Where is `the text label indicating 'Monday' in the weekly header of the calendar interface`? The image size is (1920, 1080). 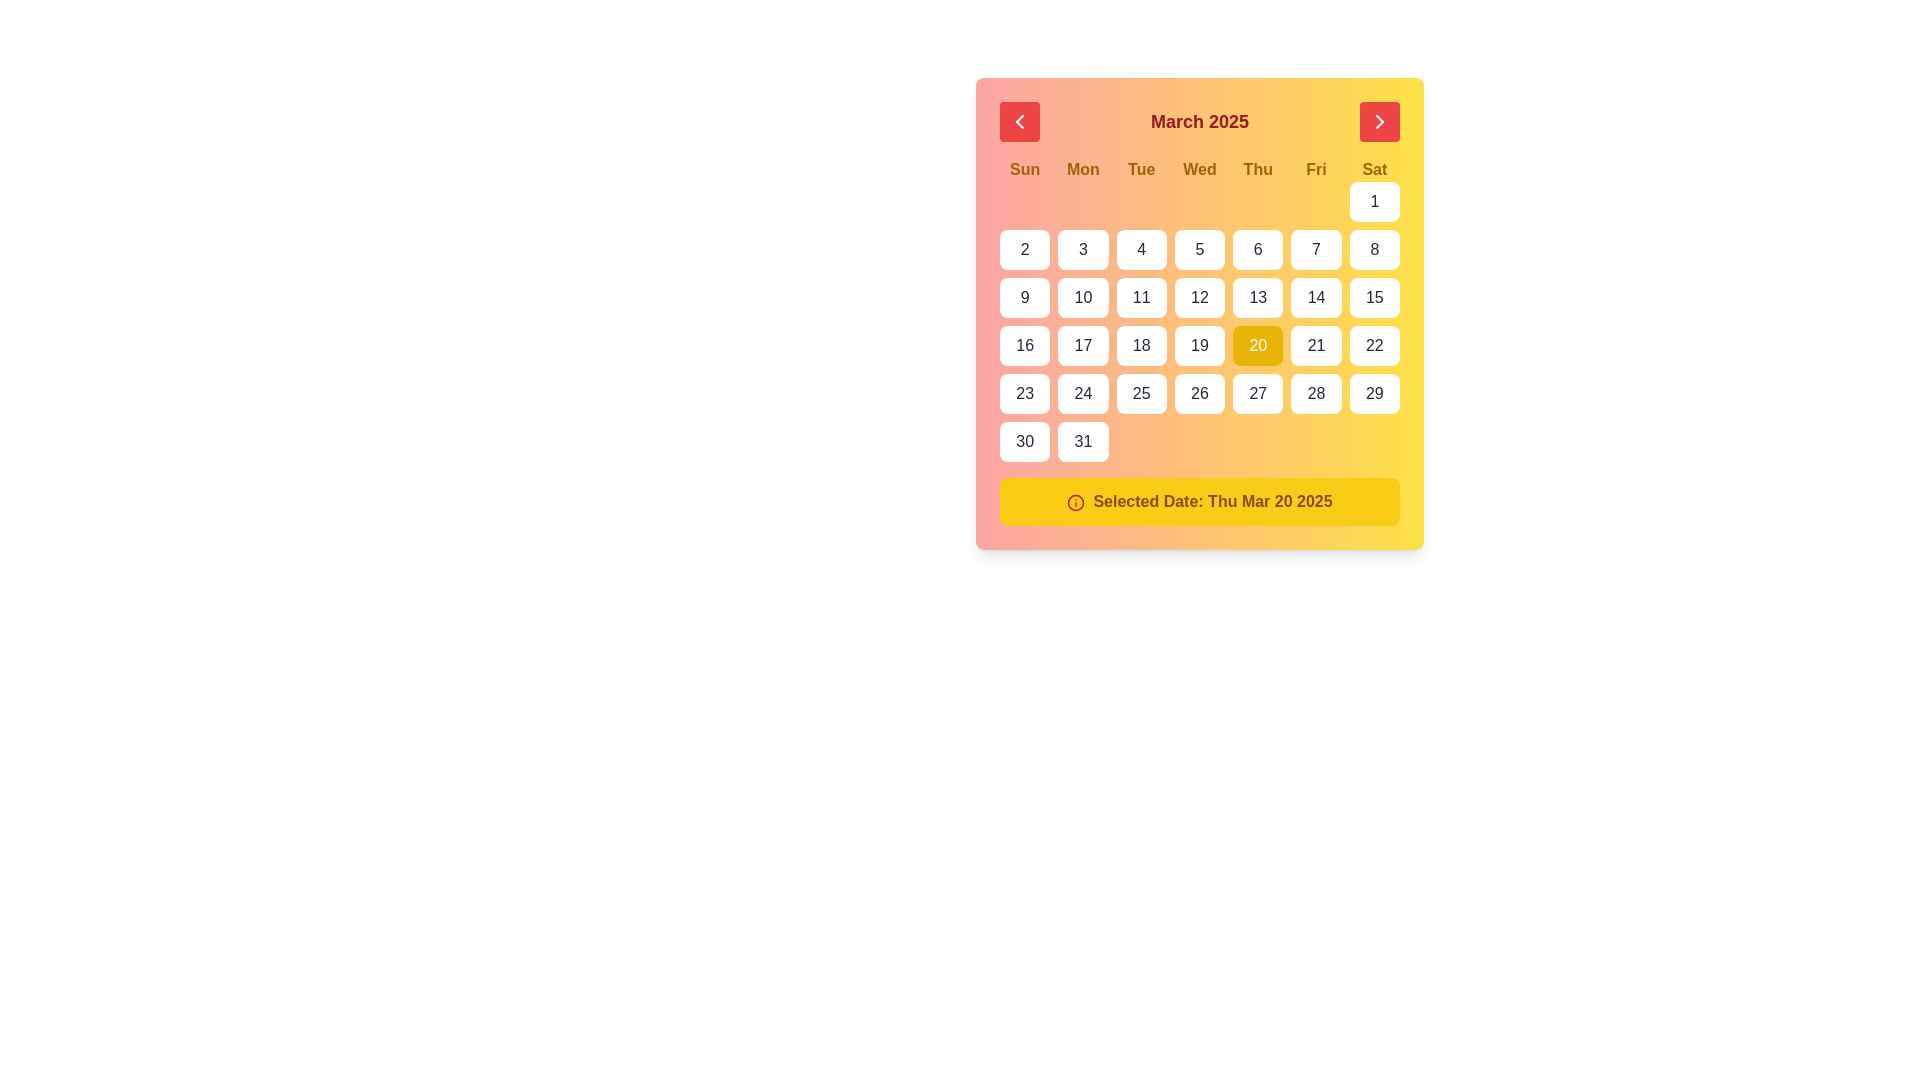
the text label indicating 'Monday' in the weekly header of the calendar interface is located at coordinates (1082, 168).